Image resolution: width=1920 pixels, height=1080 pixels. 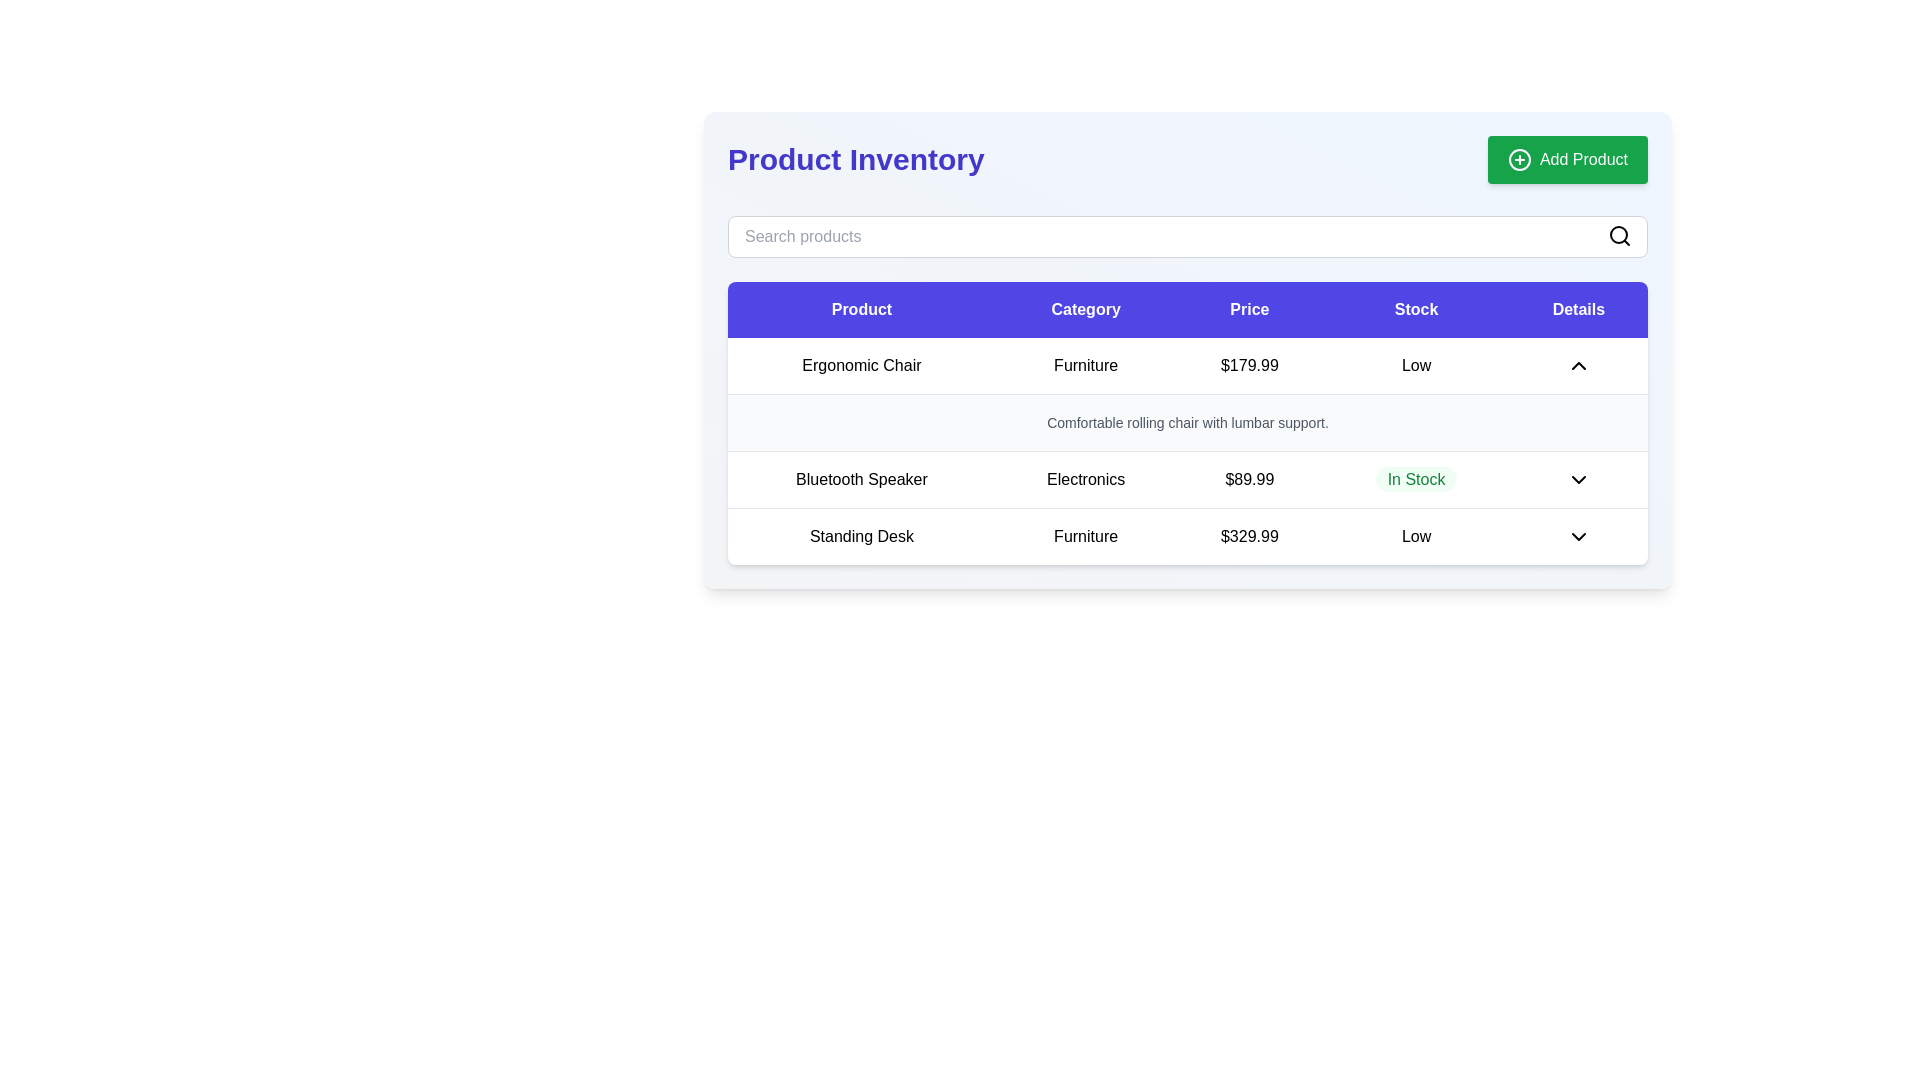 I want to click on the stock status label for the 'Bluetooth Speaker' product, which indicates its availability and is located in the 'Stock' column of the second row in a product information table, so click(x=1415, y=479).